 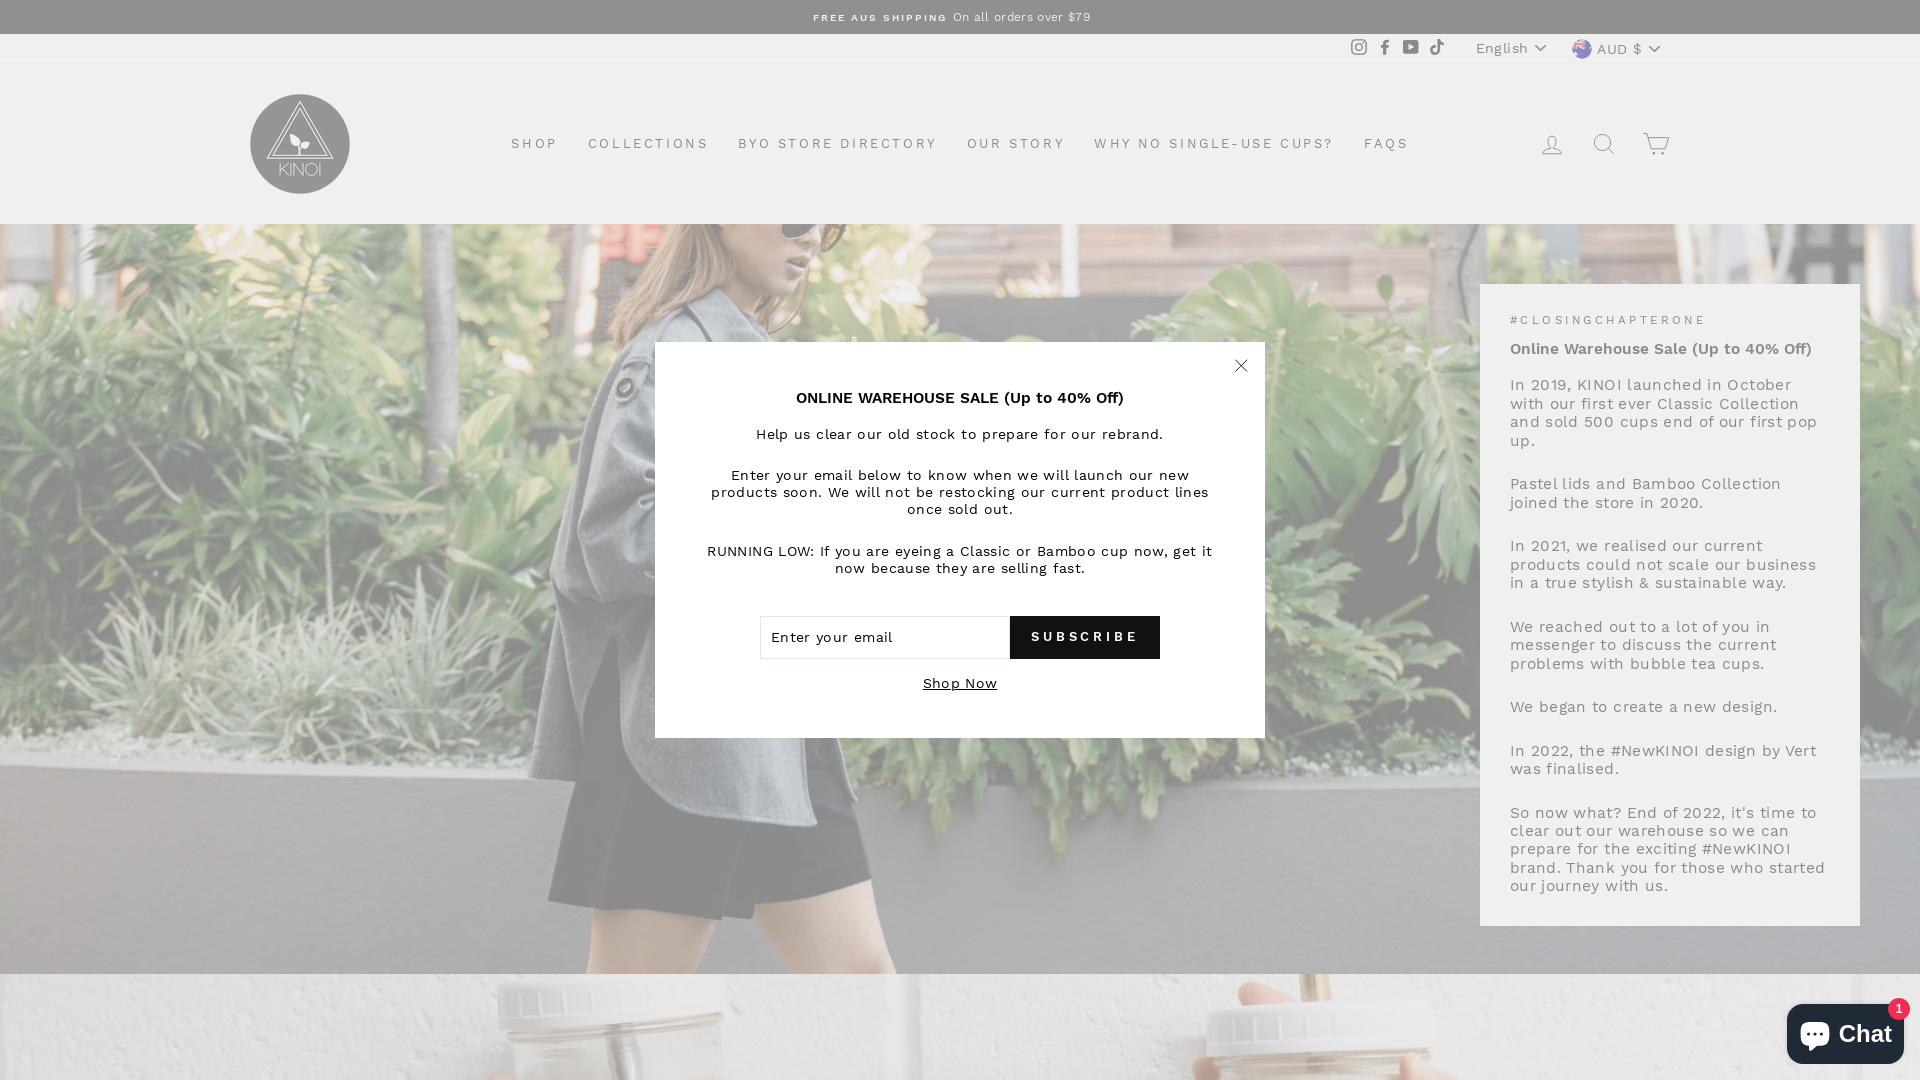 What do you see at coordinates (1410, 48) in the screenshot?
I see `'YouTube'` at bounding box center [1410, 48].